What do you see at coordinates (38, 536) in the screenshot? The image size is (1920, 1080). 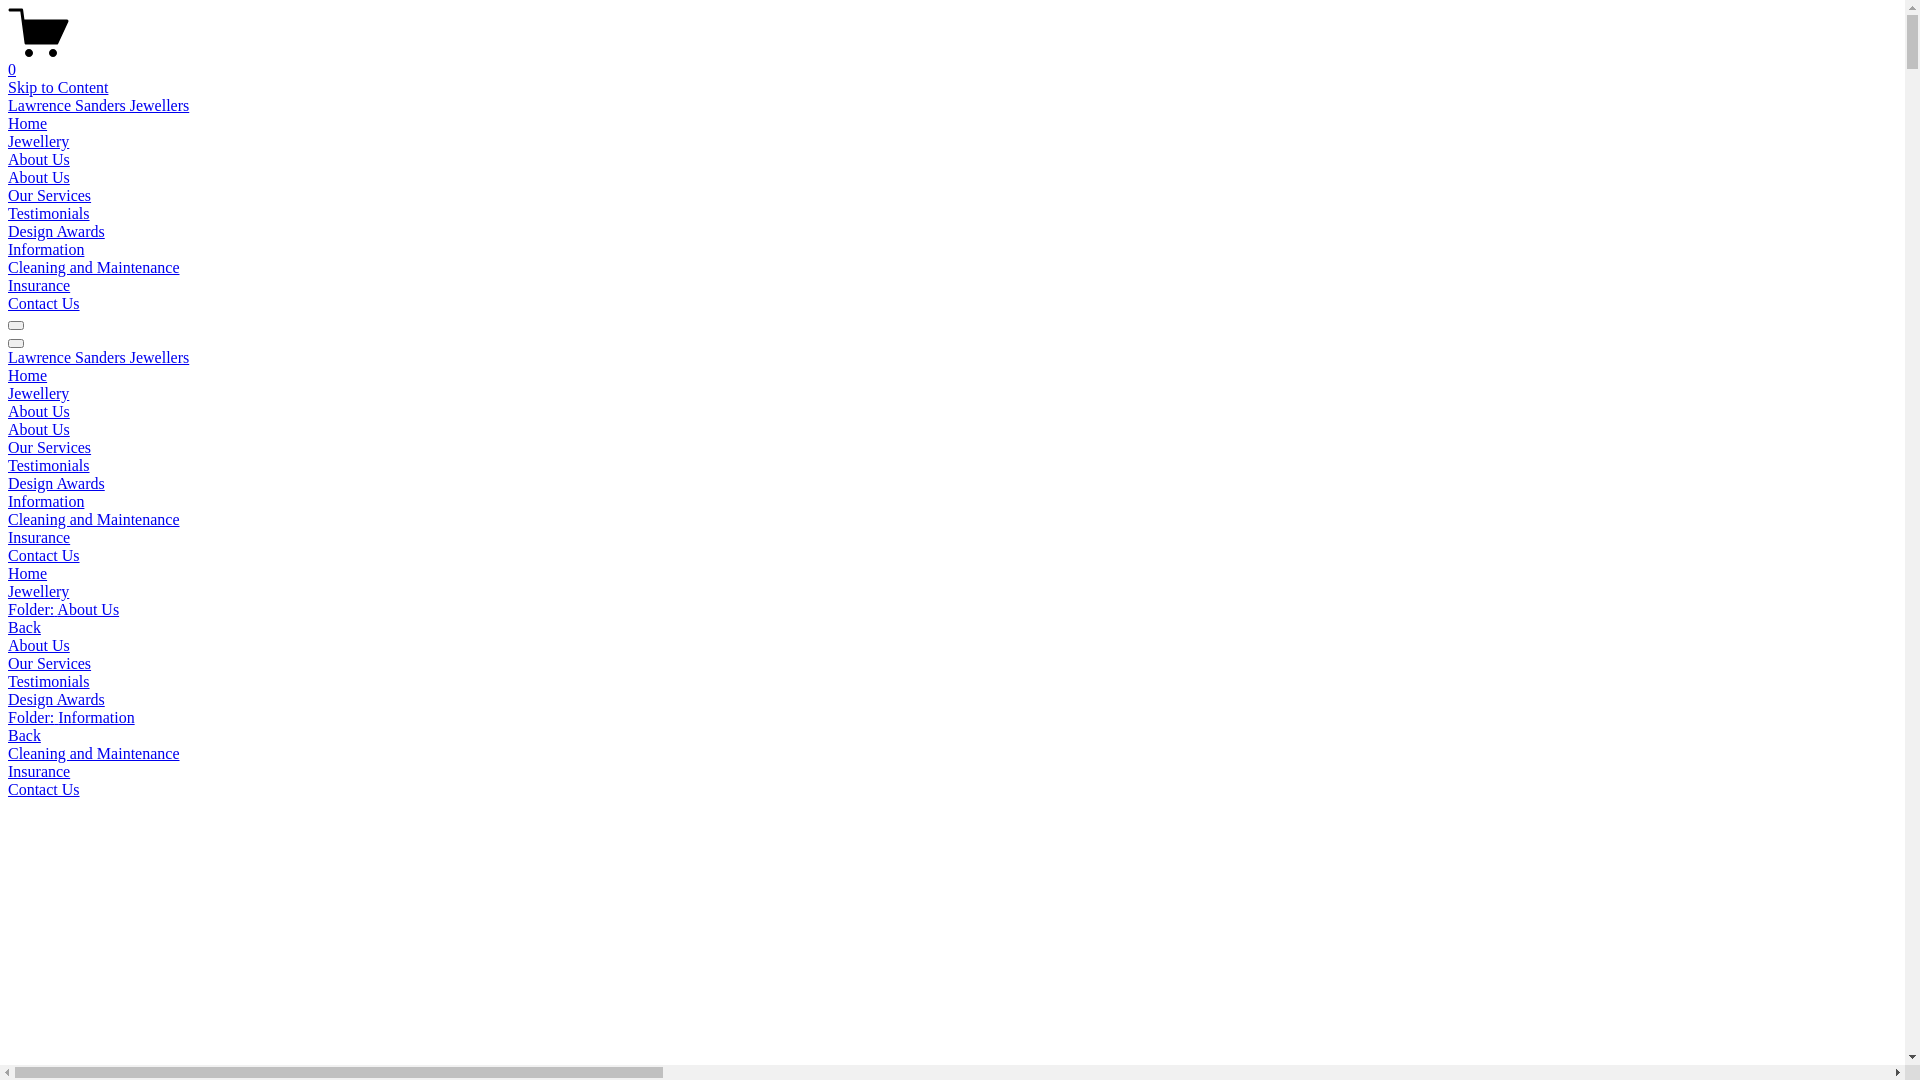 I see `'Insurance'` at bounding box center [38, 536].